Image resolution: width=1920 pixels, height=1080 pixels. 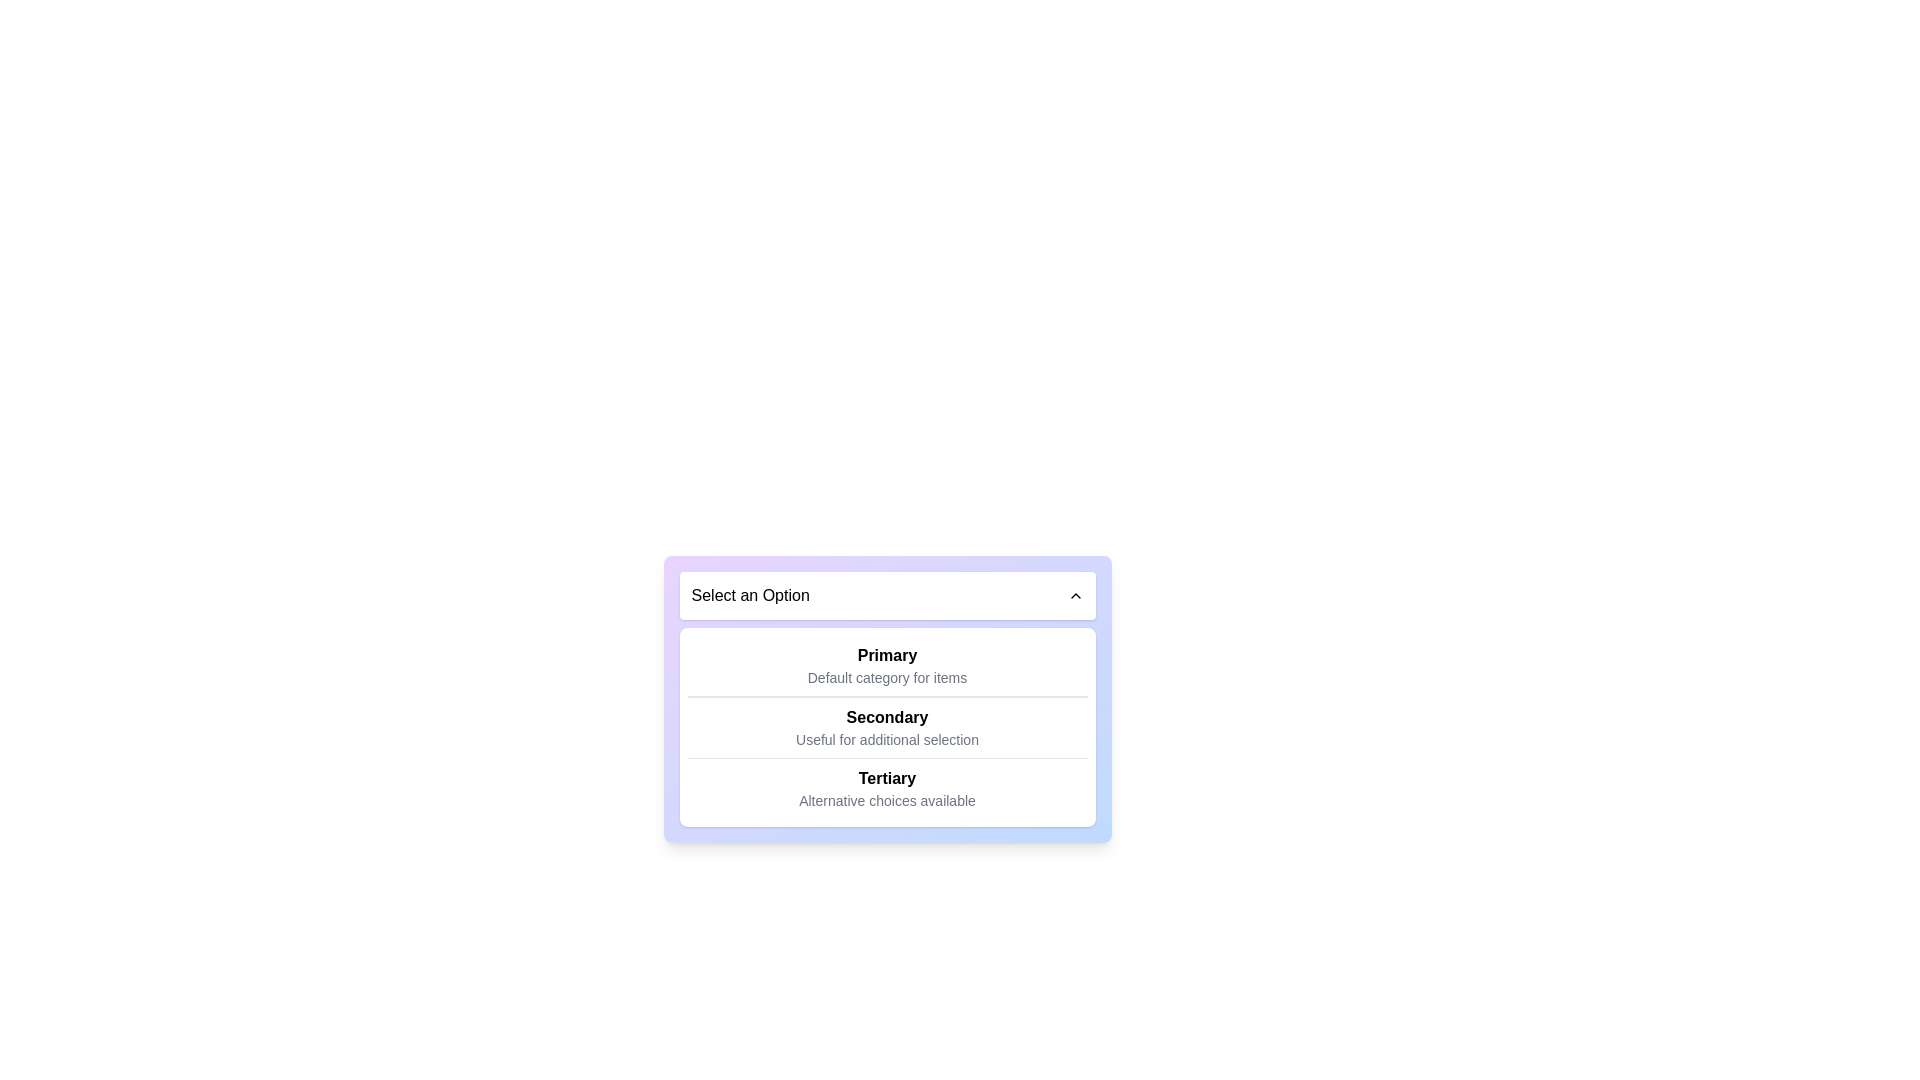 I want to click on the list item named 'Secondary' in the dropdown menu, so click(x=886, y=727).